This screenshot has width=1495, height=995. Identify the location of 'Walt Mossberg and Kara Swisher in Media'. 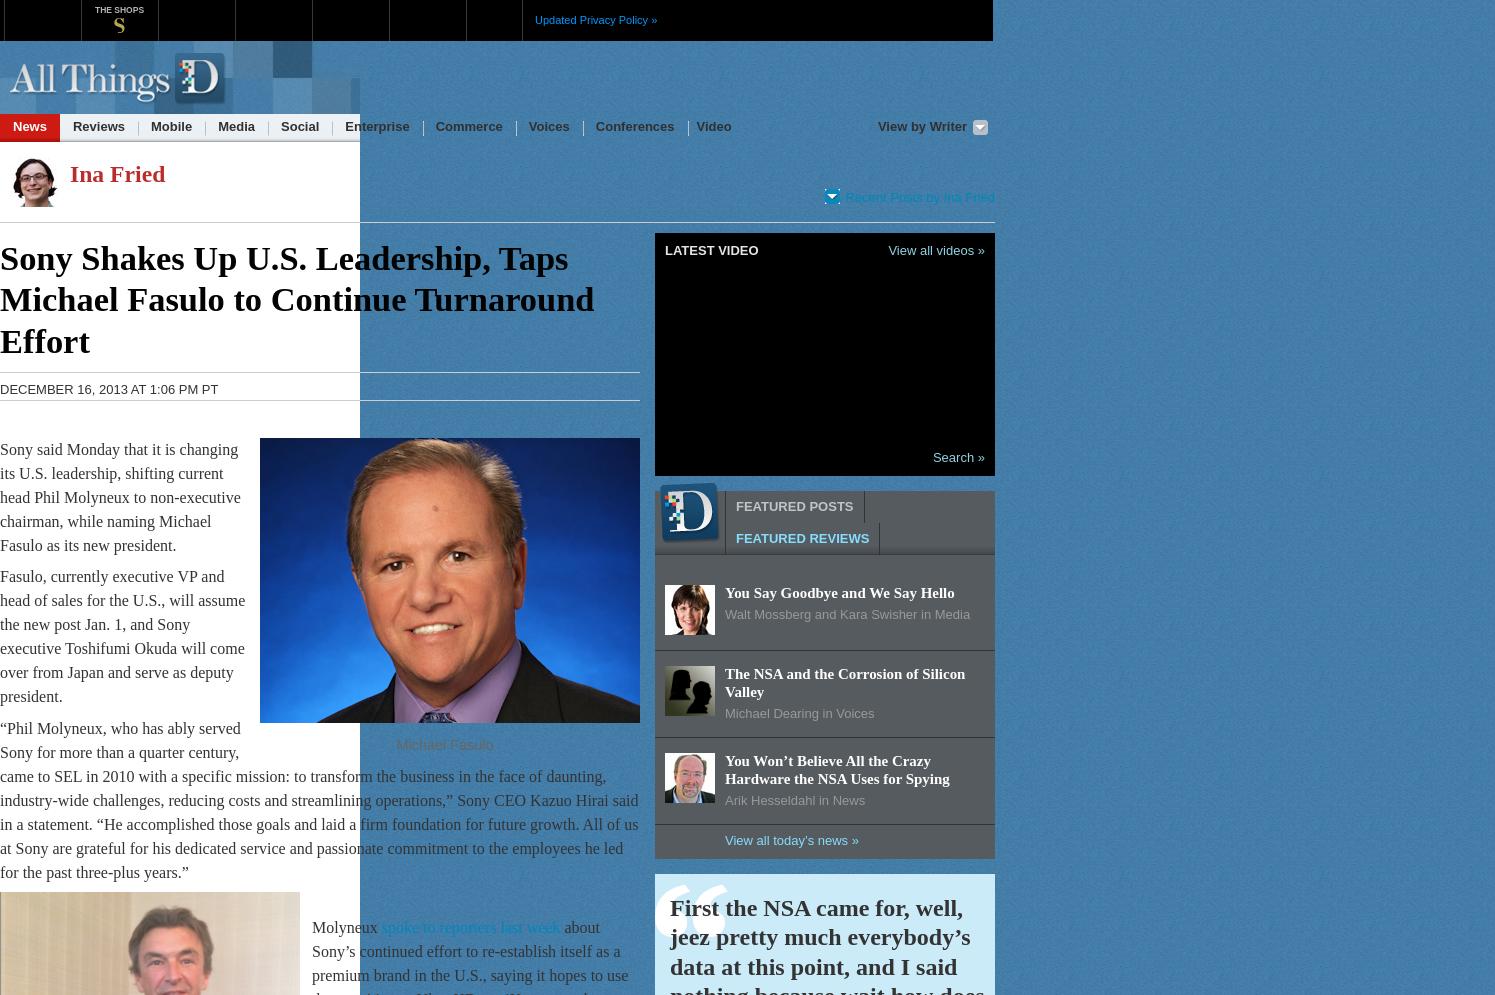
(846, 613).